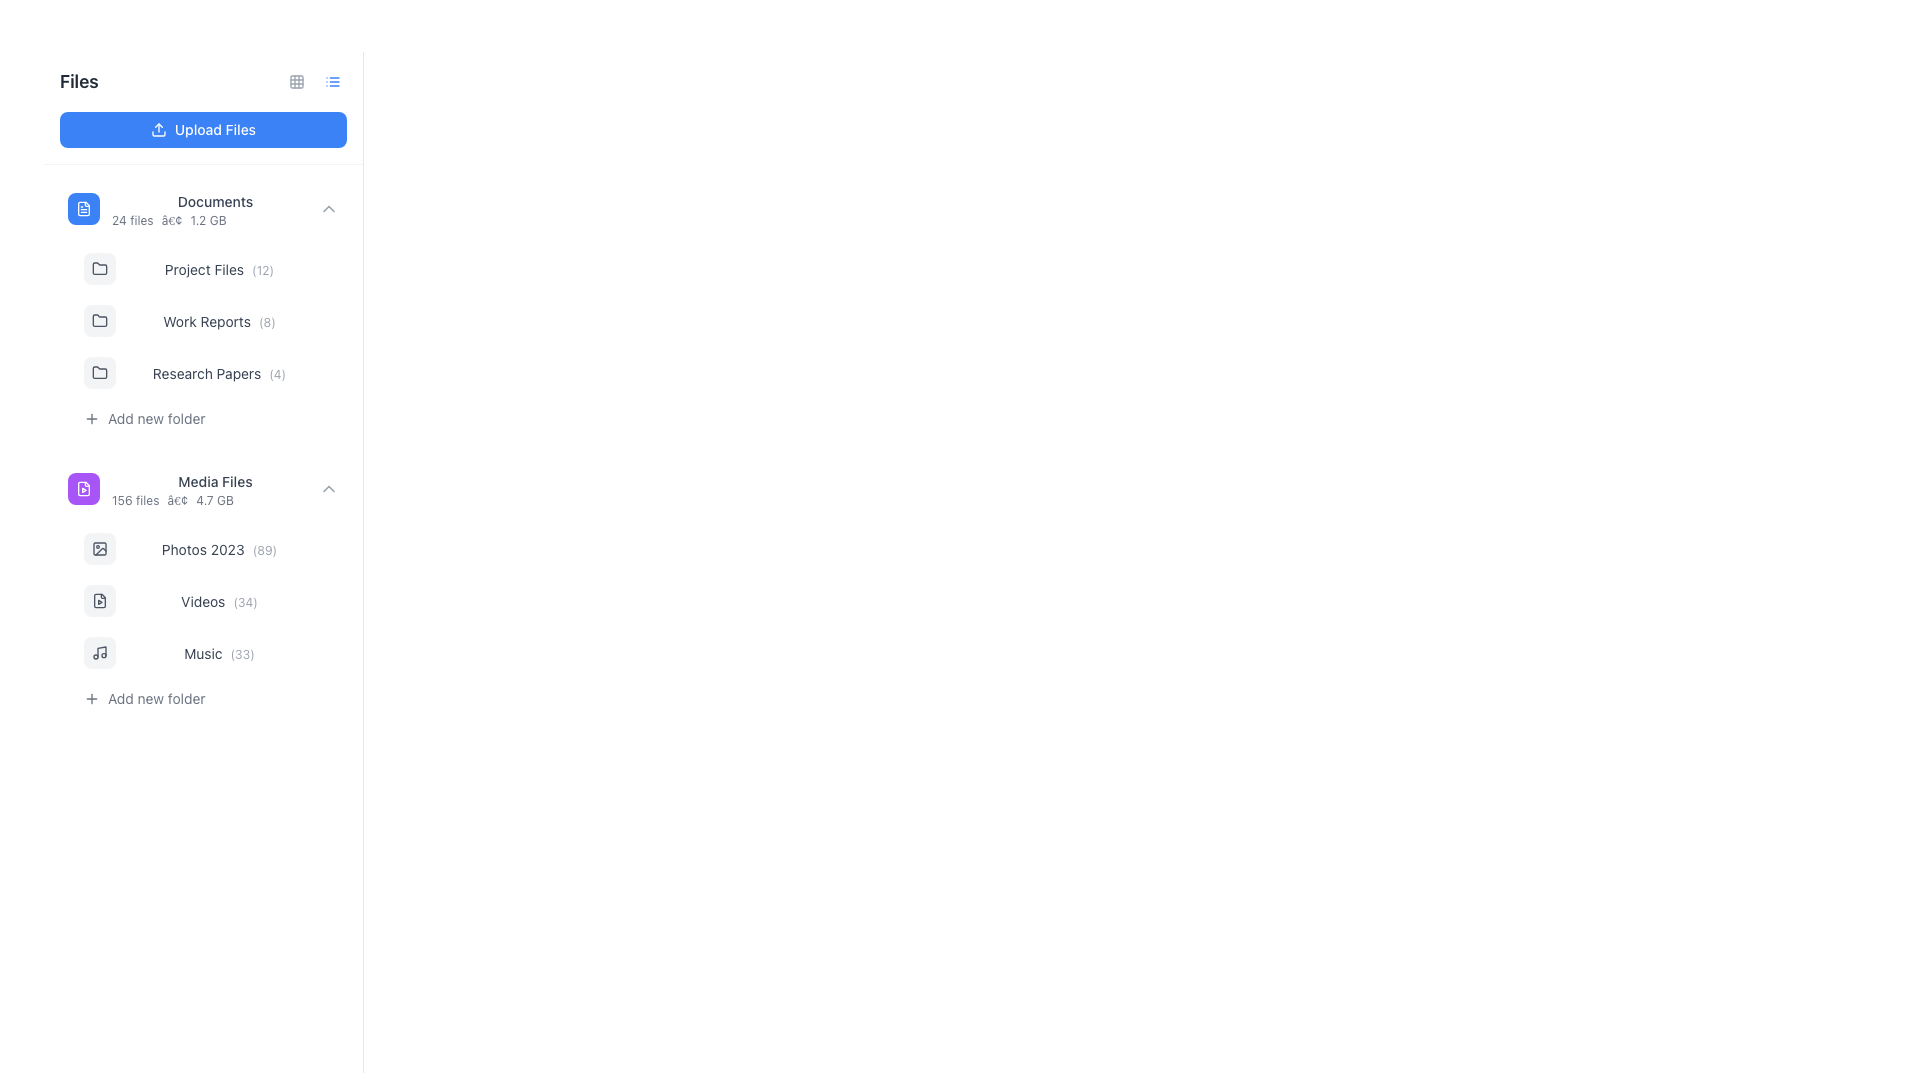  I want to click on decorative vector graphic representing a document icon, located adjacent to the text label 'Documents', so click(82, 208).